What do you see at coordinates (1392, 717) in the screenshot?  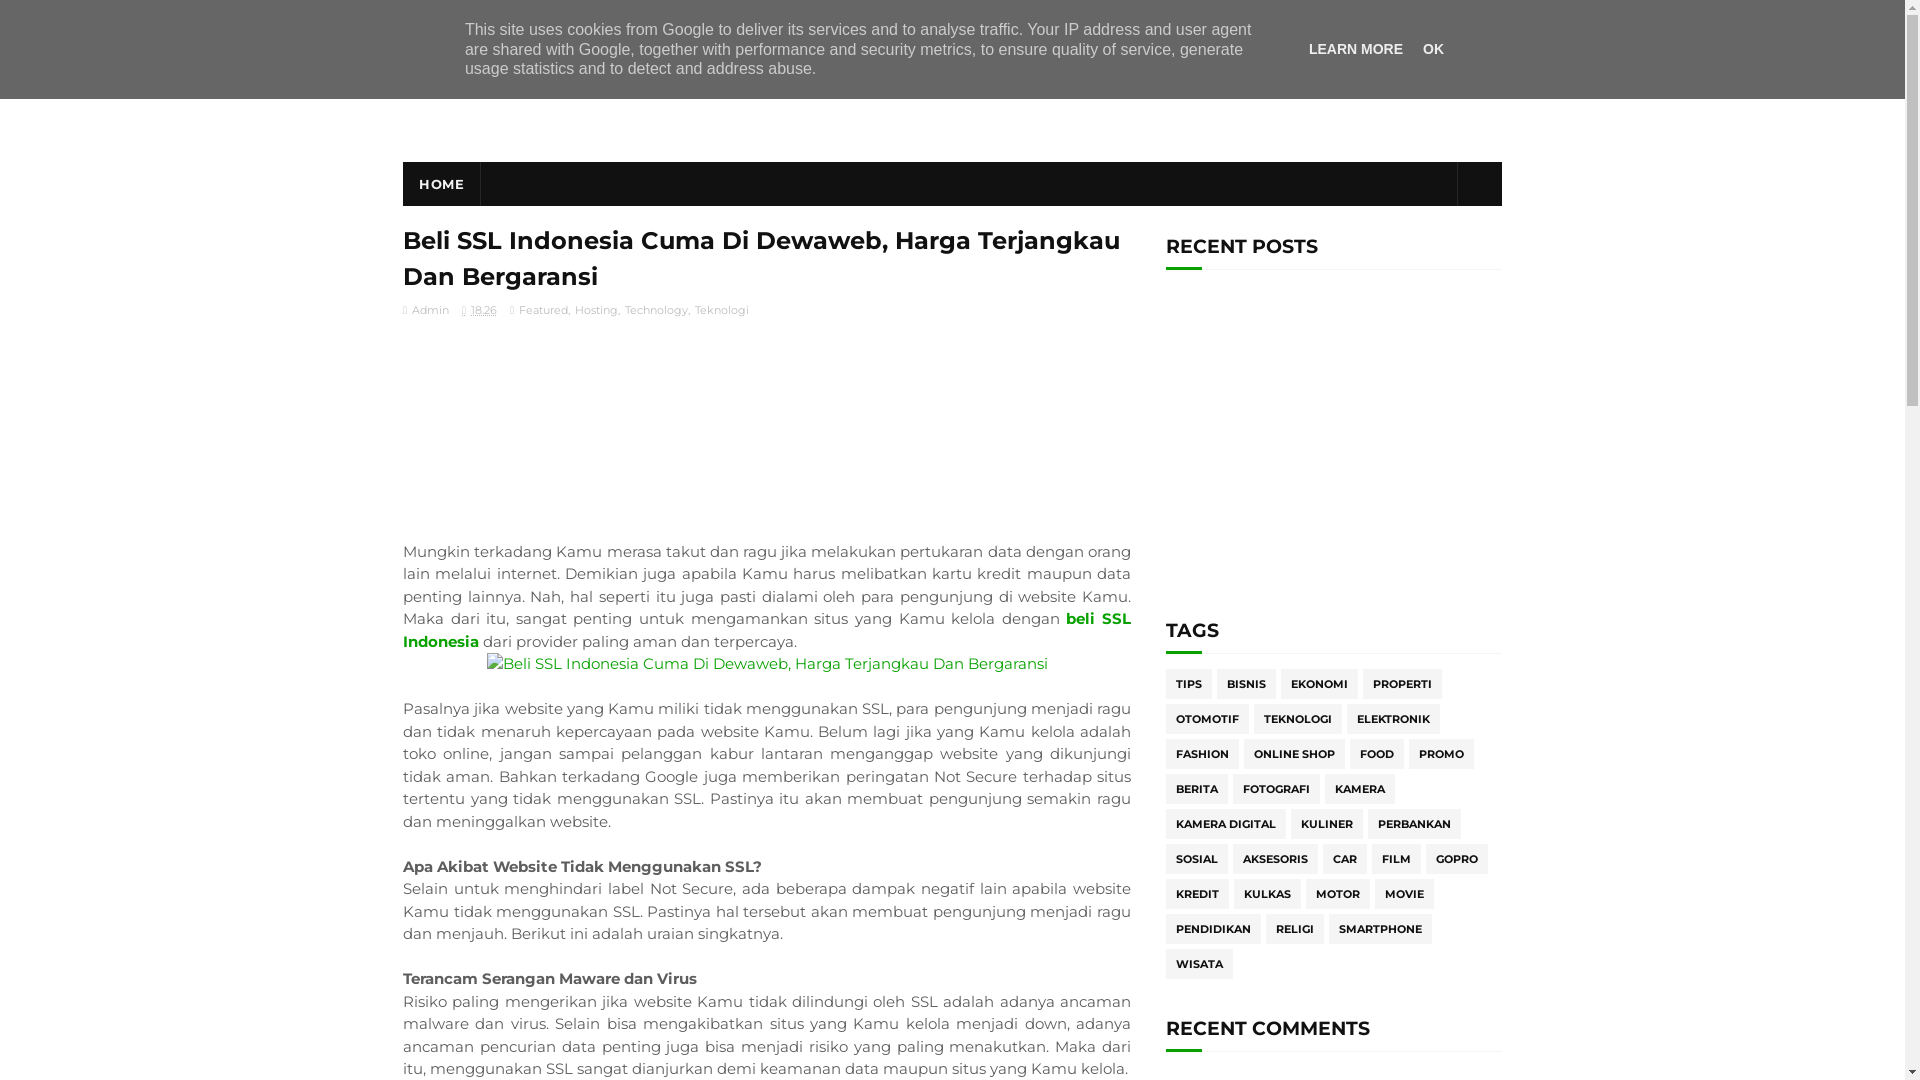 I see `'ELEKTRONIK'` at bounding box center [1392, 717].